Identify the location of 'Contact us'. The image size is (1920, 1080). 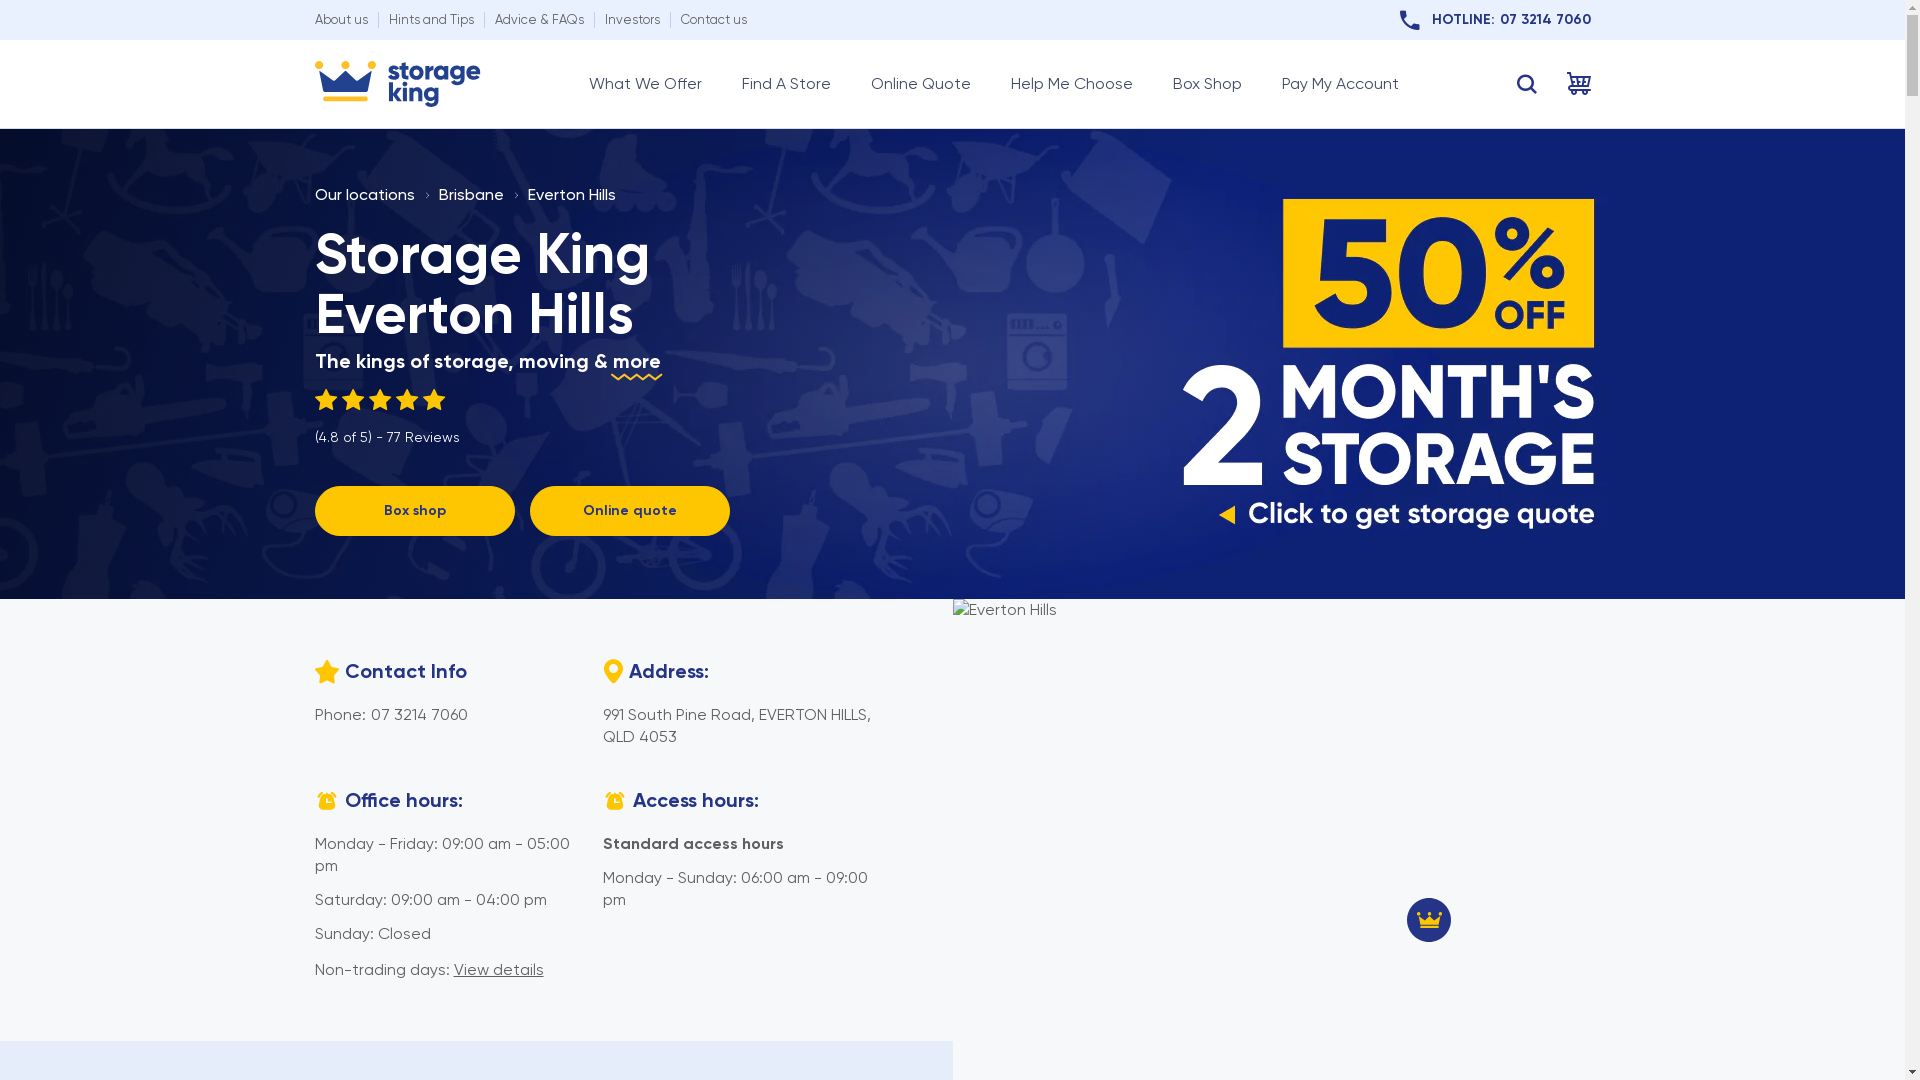
(713, 19).